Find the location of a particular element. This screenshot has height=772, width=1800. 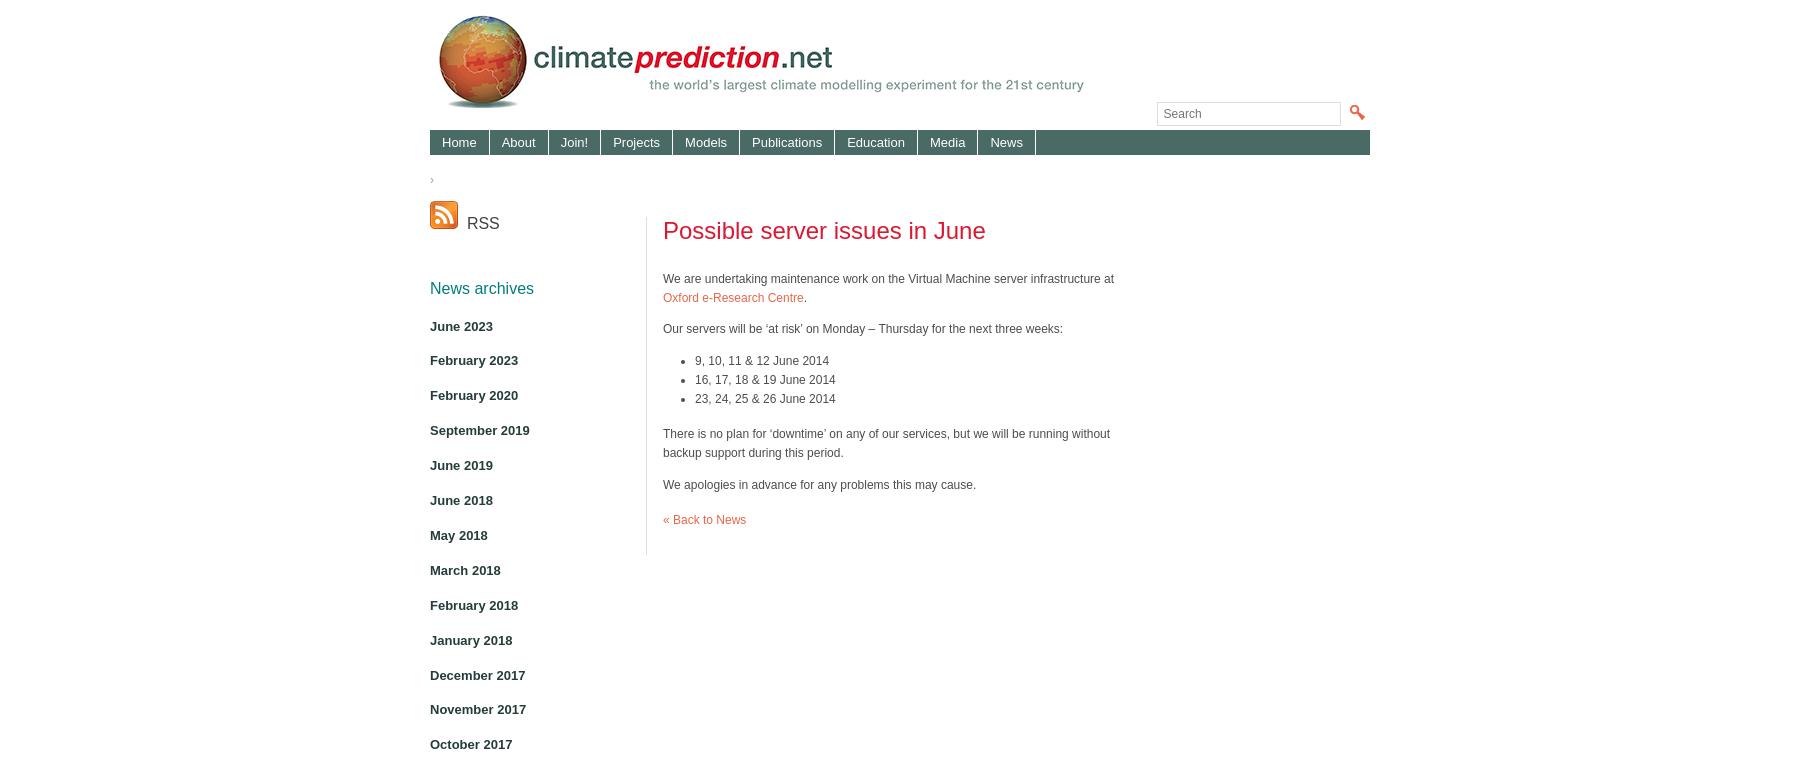

'March 2018' is located at coordinates (463, 568).